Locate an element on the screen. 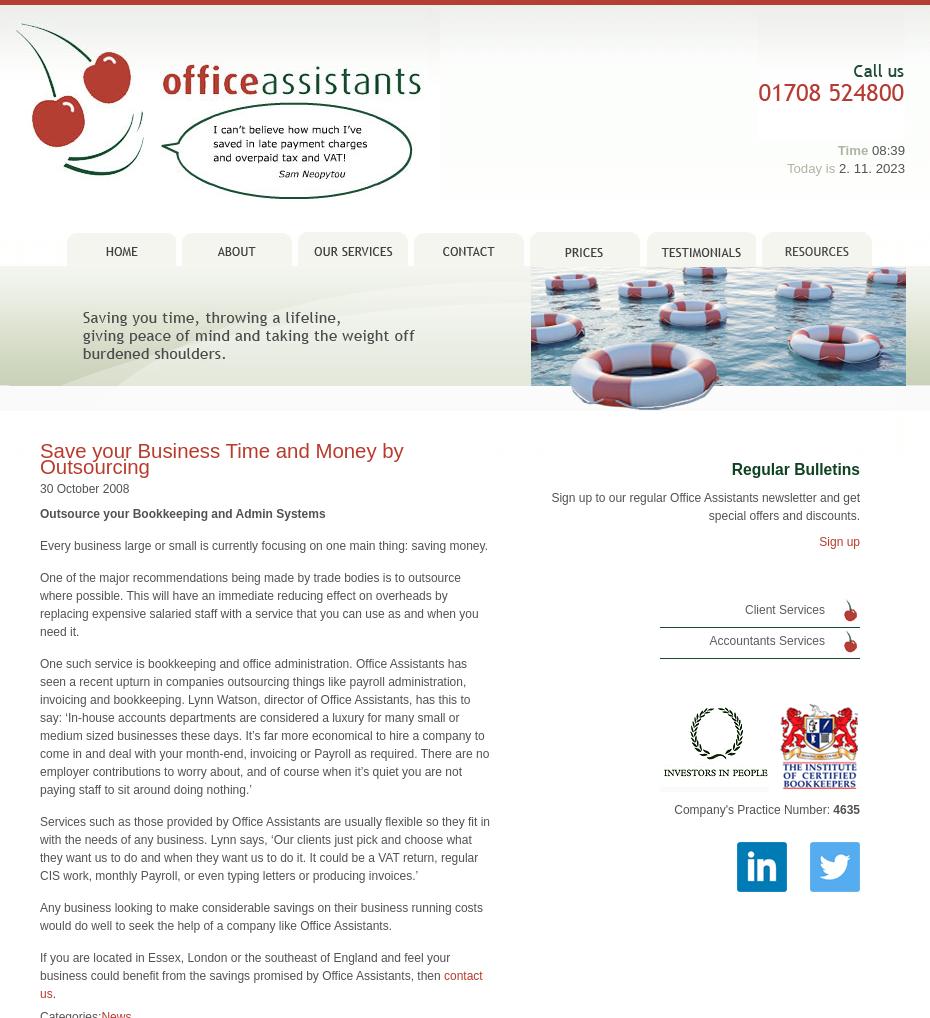 The image size is (930, 1018). 'Time' is located at coordinates (851, 120).